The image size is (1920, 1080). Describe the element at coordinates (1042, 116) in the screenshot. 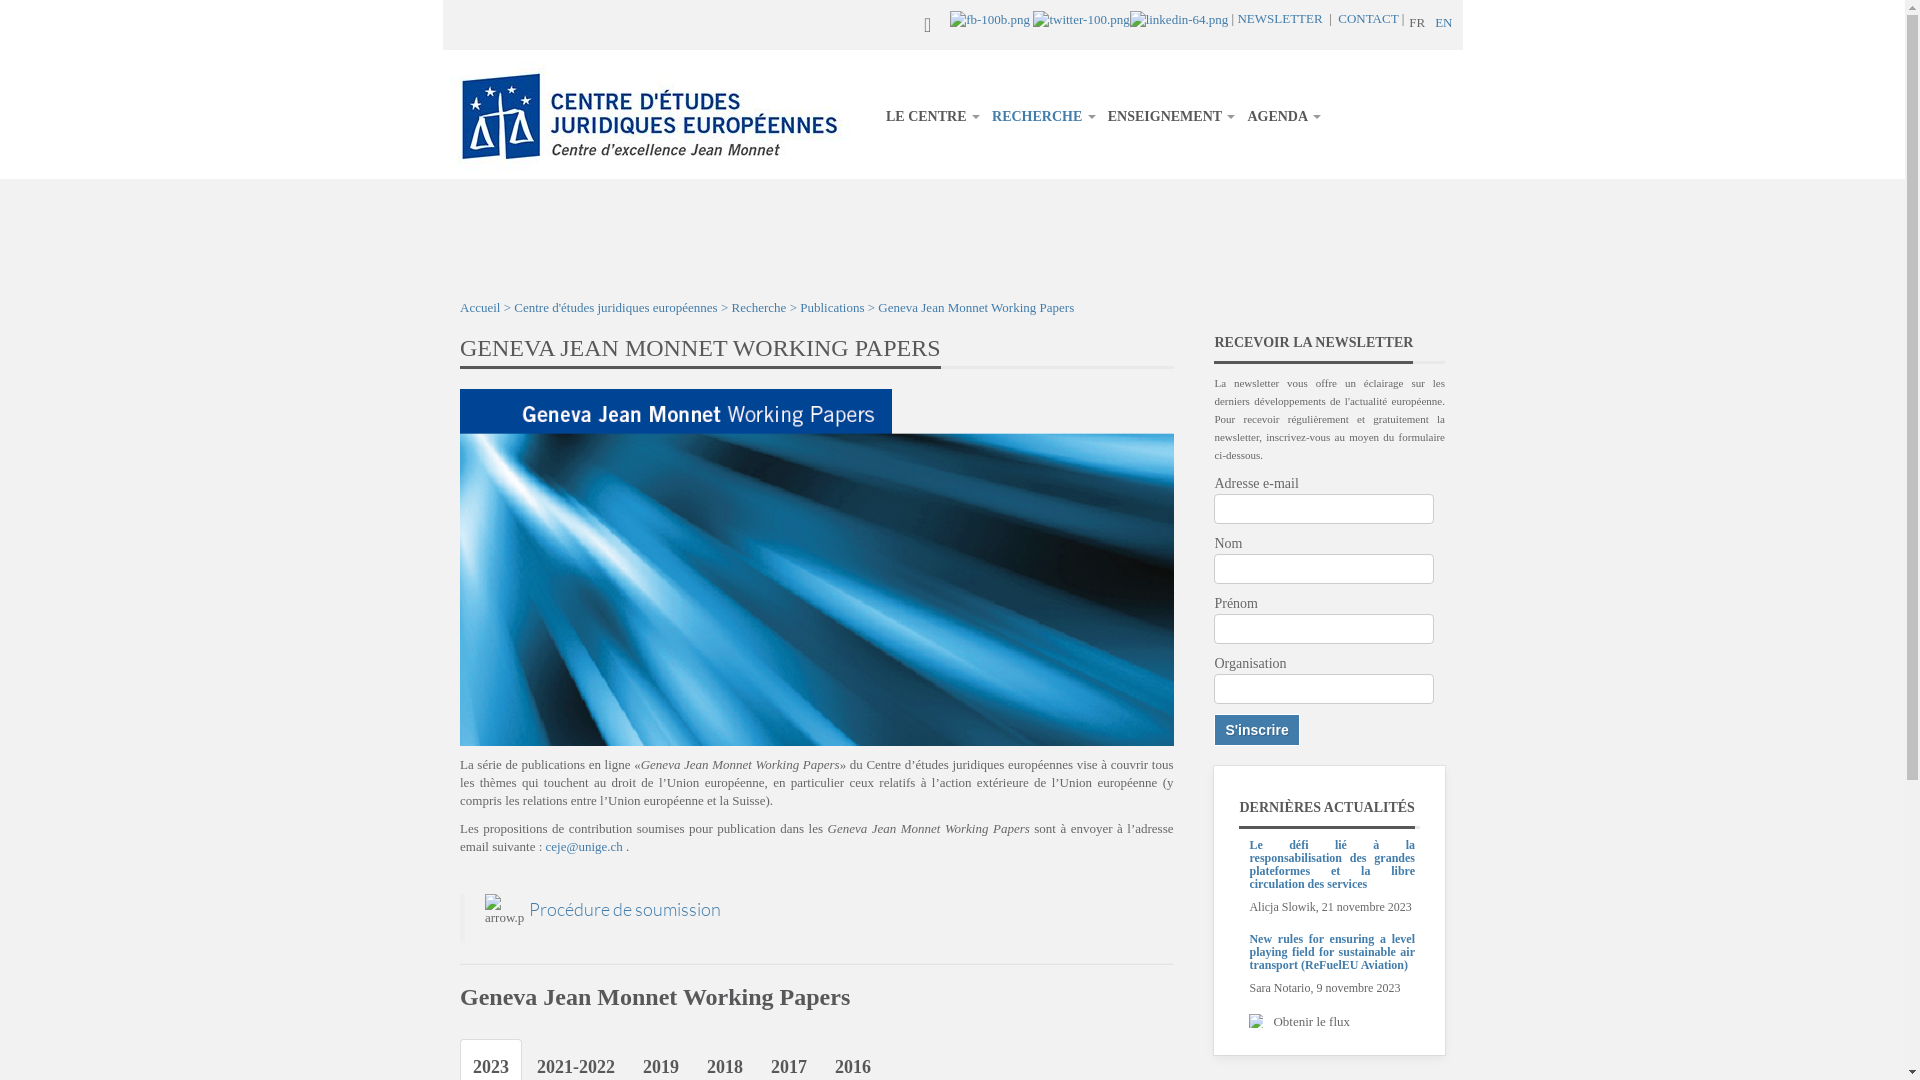

I see `'RECHERCHE'` at that location.